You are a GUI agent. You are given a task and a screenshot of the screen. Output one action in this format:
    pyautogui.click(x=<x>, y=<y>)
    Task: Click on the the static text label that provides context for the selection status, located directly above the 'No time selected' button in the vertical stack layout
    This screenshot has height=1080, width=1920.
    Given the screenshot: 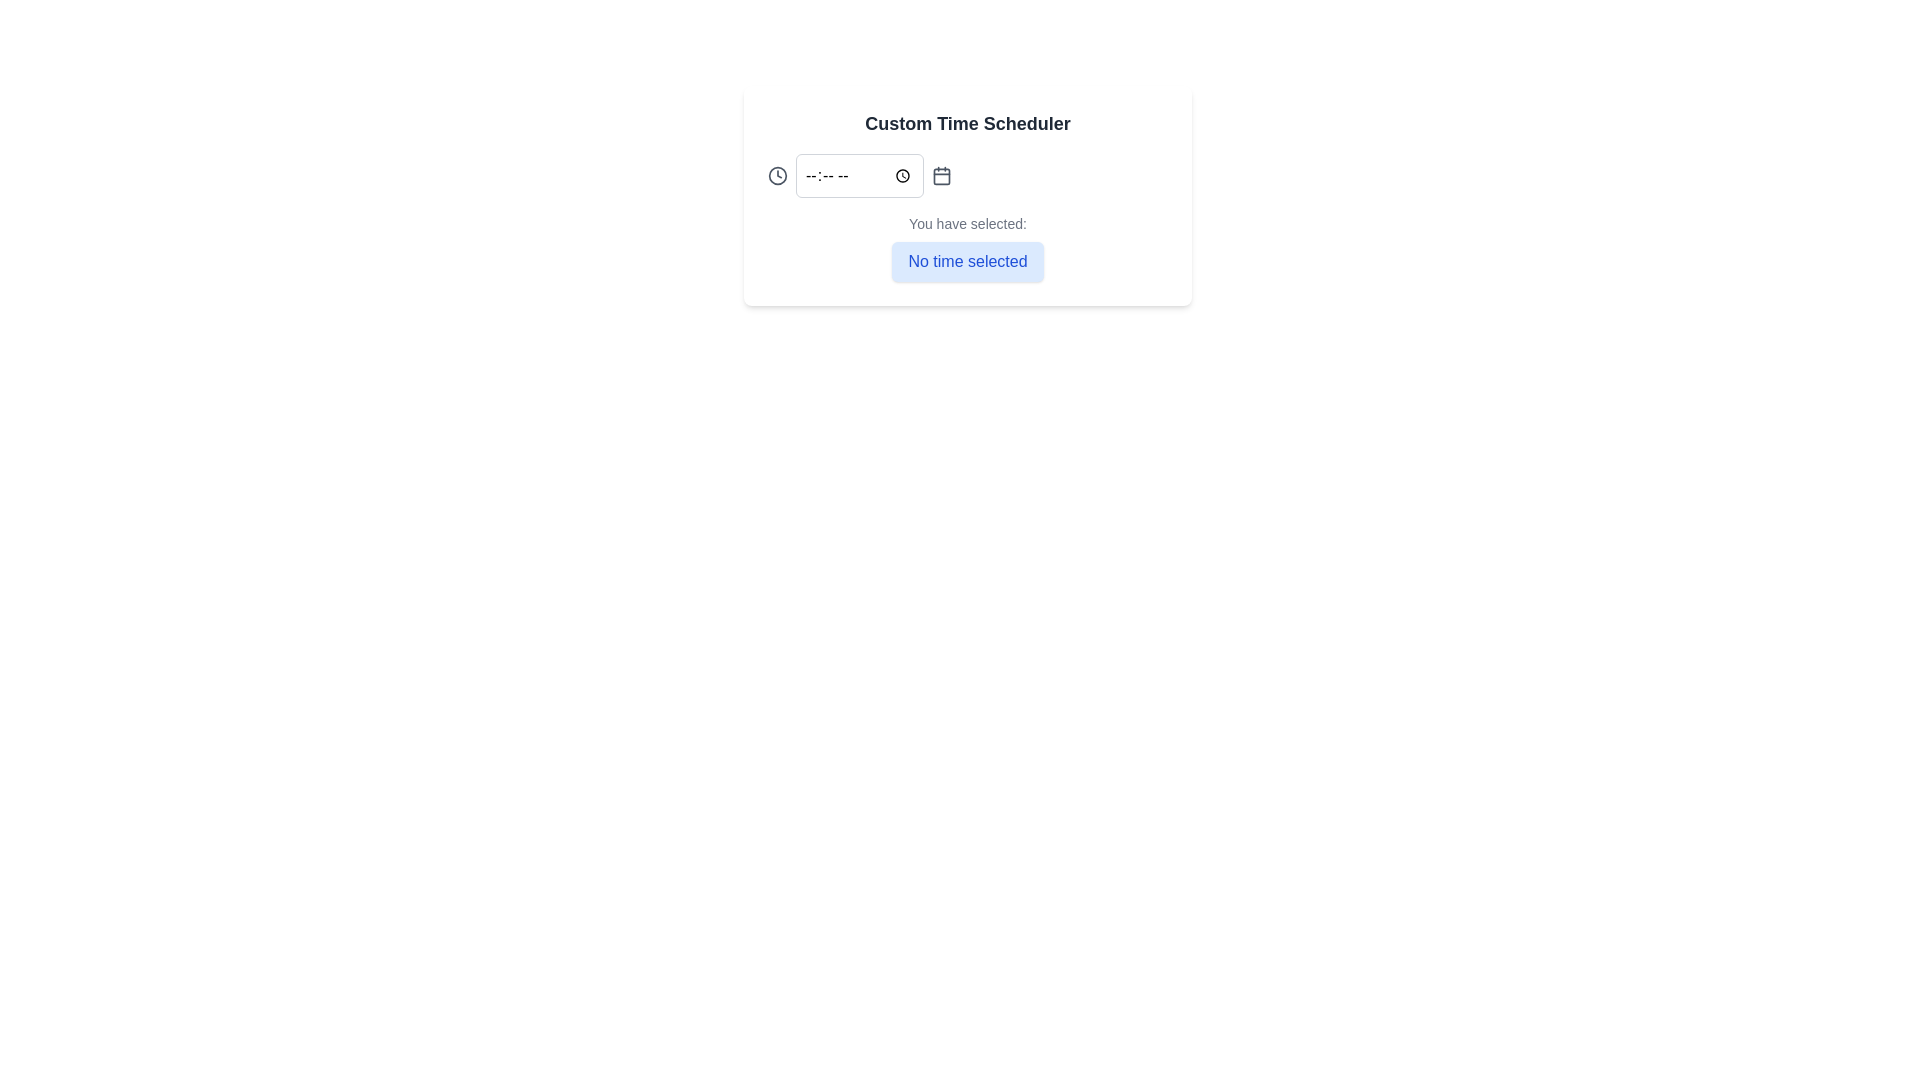 What is the action you would take?
    pyautogui.click(x=968, y=223)
    